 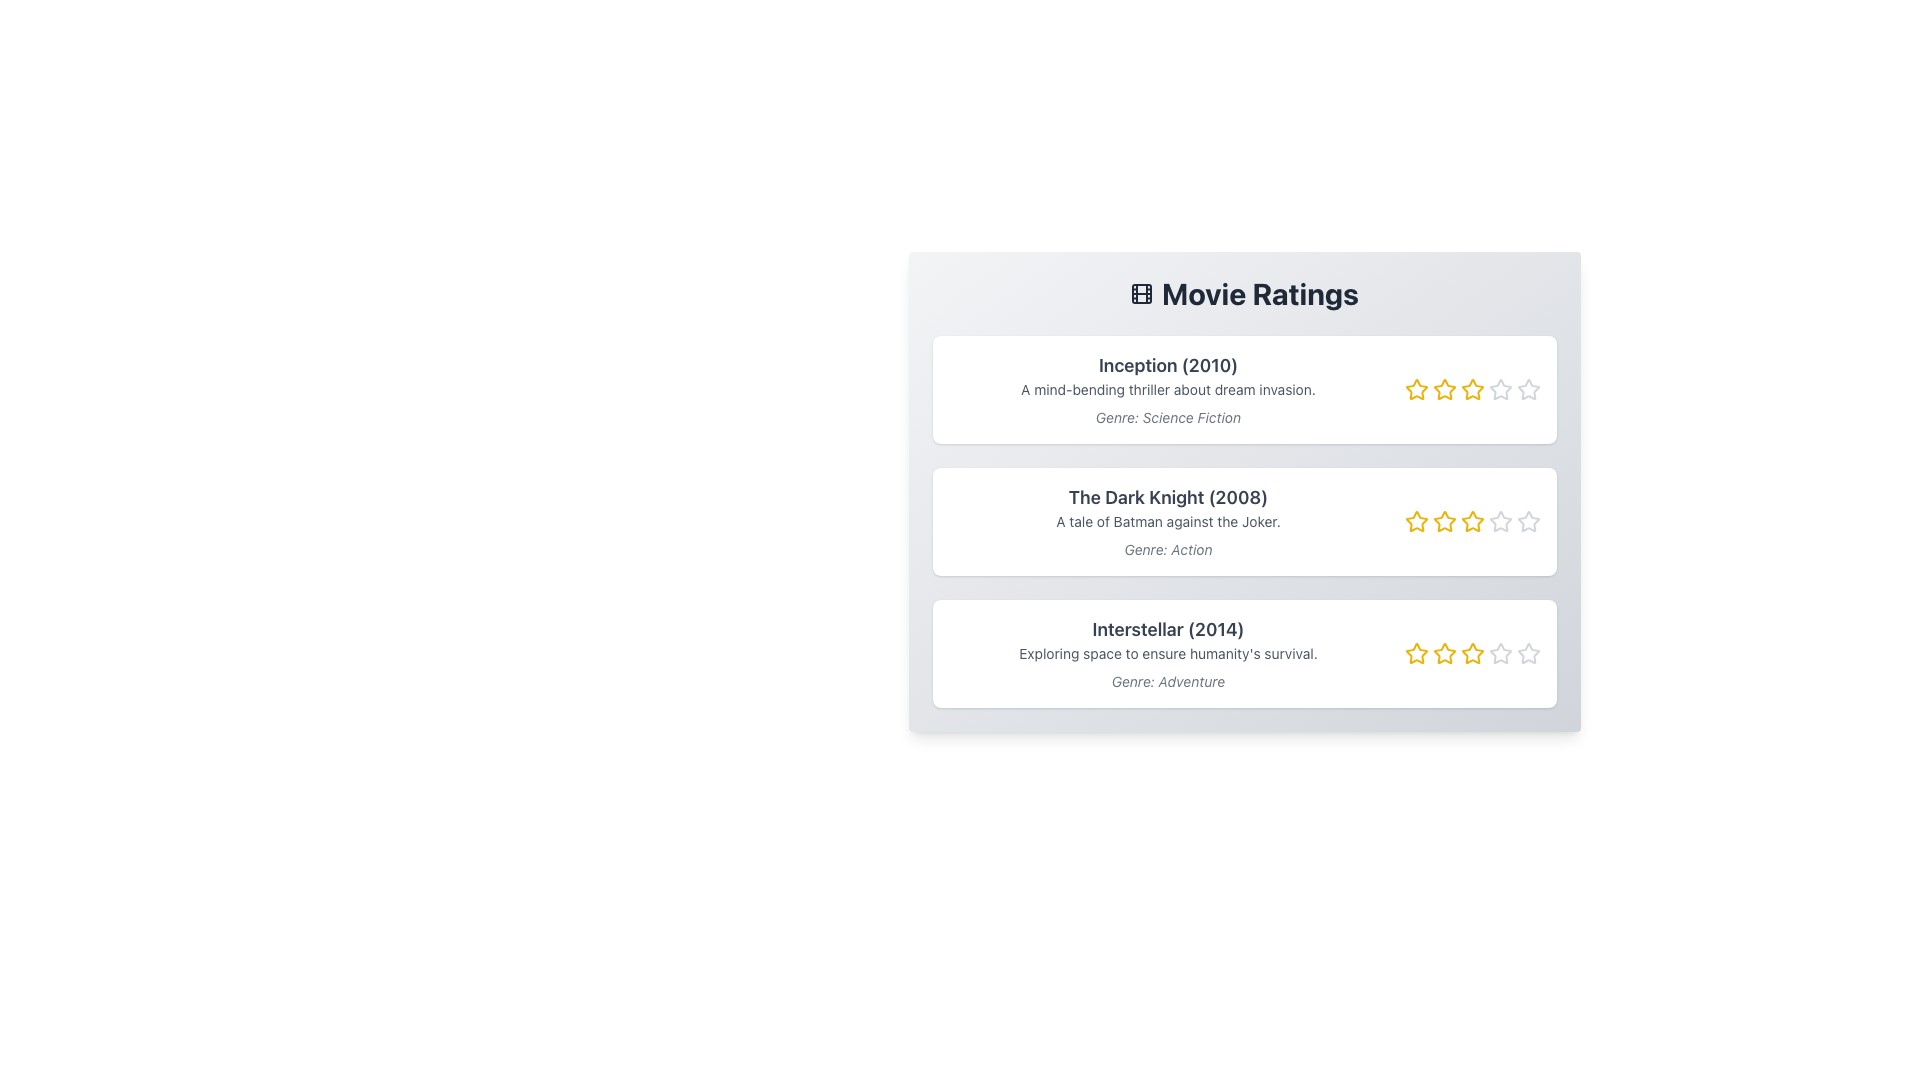 I want to click on the text label indicating the genre of the movie 'The Dark Knight (2008)', which displays 'Action' and is located at the bottom of the movie's title and description, so click(x=1168, y=550).